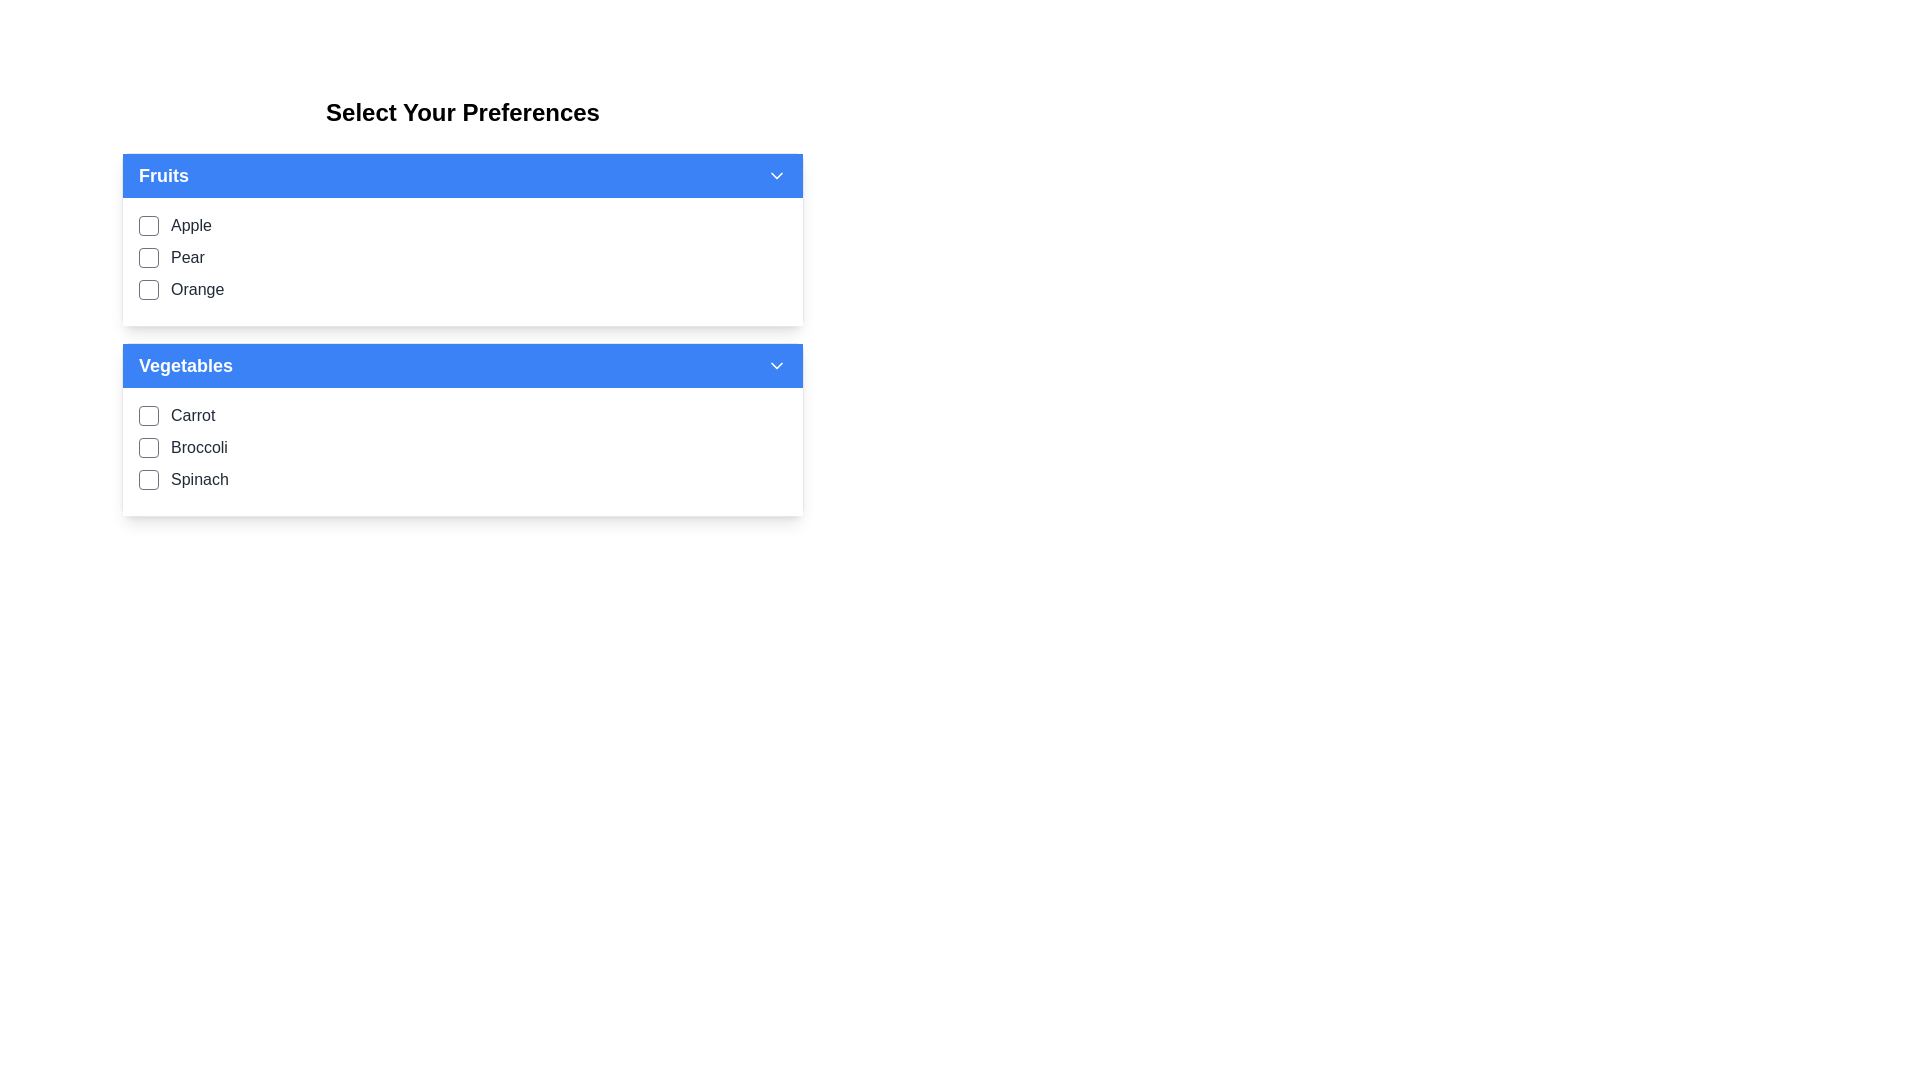 The width and height of the screenshot is (1920, 1080). I want to click on the 'Apple' static text label element, which is a black, bold text label displaying 'Apple' positioned next to a checkbox in the 'Fruits' category list, so click(191, 225).